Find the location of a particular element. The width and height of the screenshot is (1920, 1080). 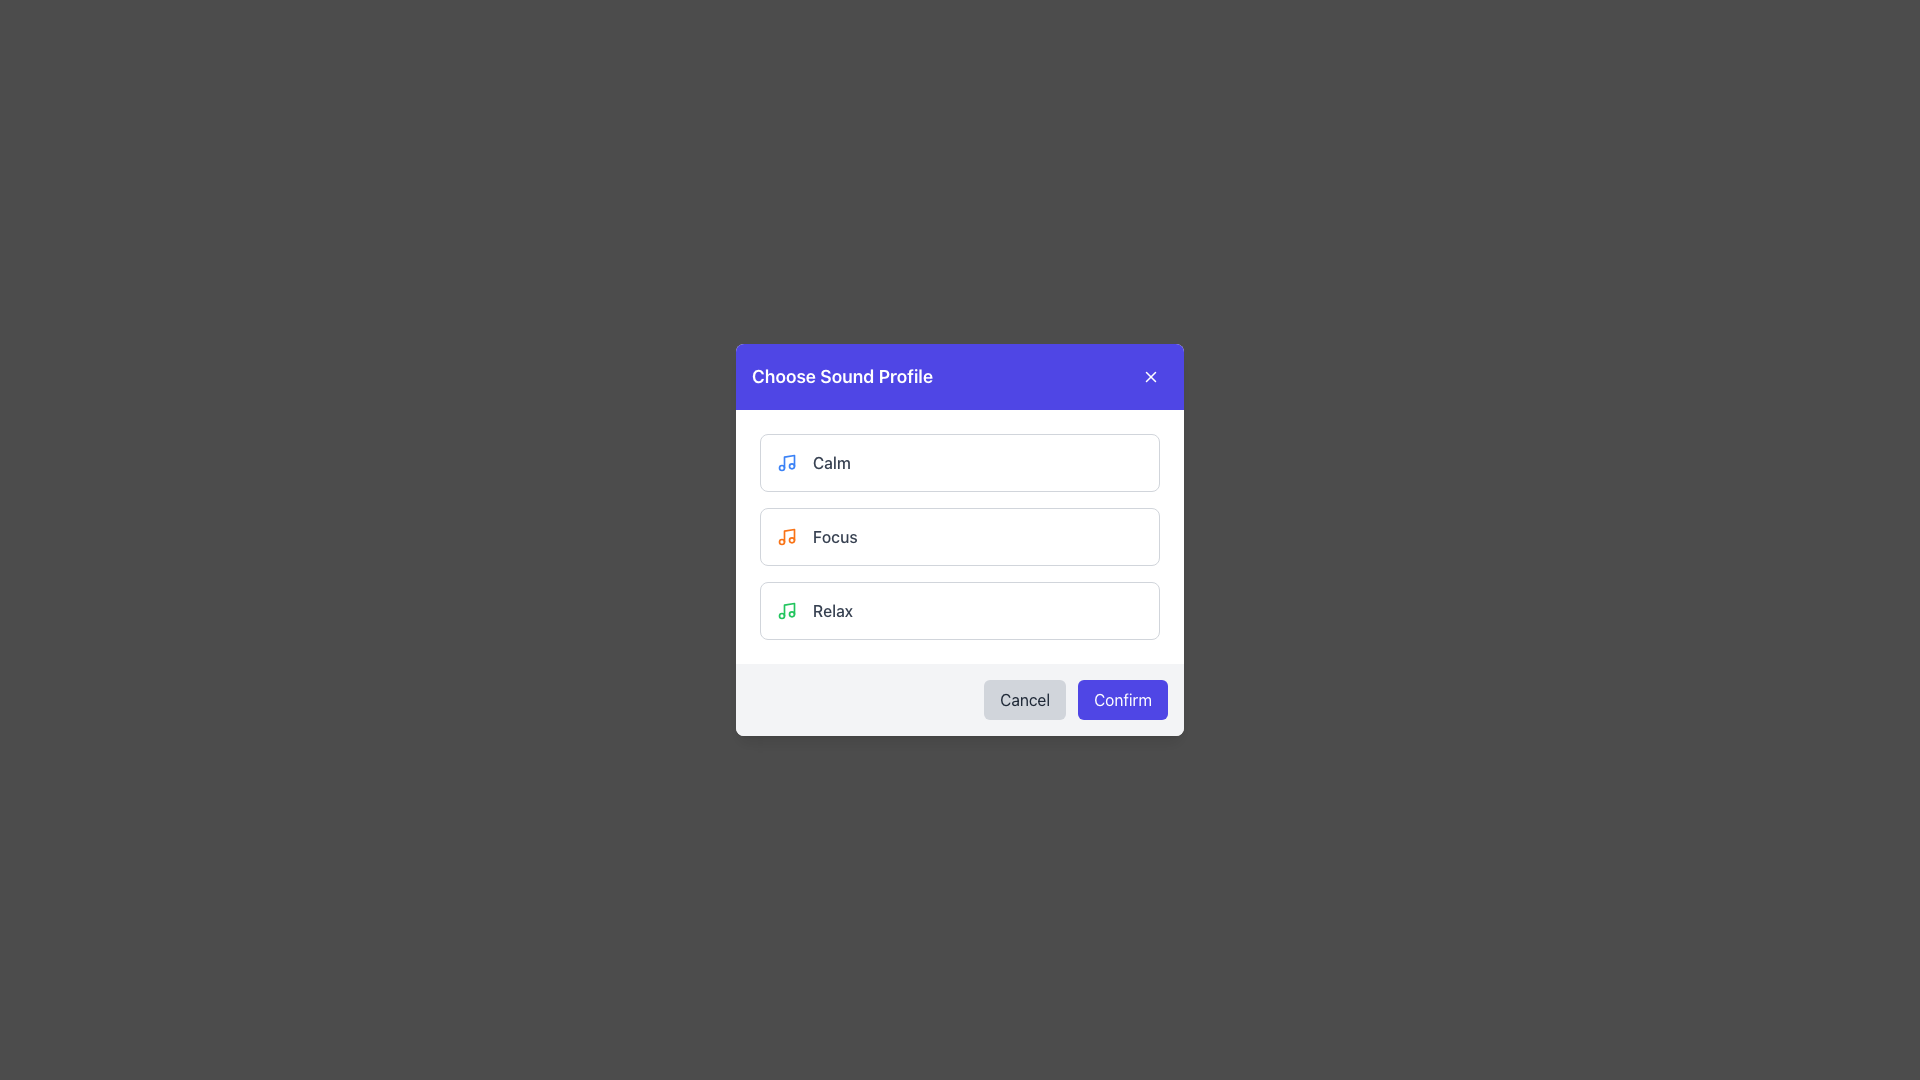

text content of the 'Calm' label, which is displayed in medium gray font and positioned to the right of a blue music icon within a white rounded rectangular block is located at coordinates (831, 462).